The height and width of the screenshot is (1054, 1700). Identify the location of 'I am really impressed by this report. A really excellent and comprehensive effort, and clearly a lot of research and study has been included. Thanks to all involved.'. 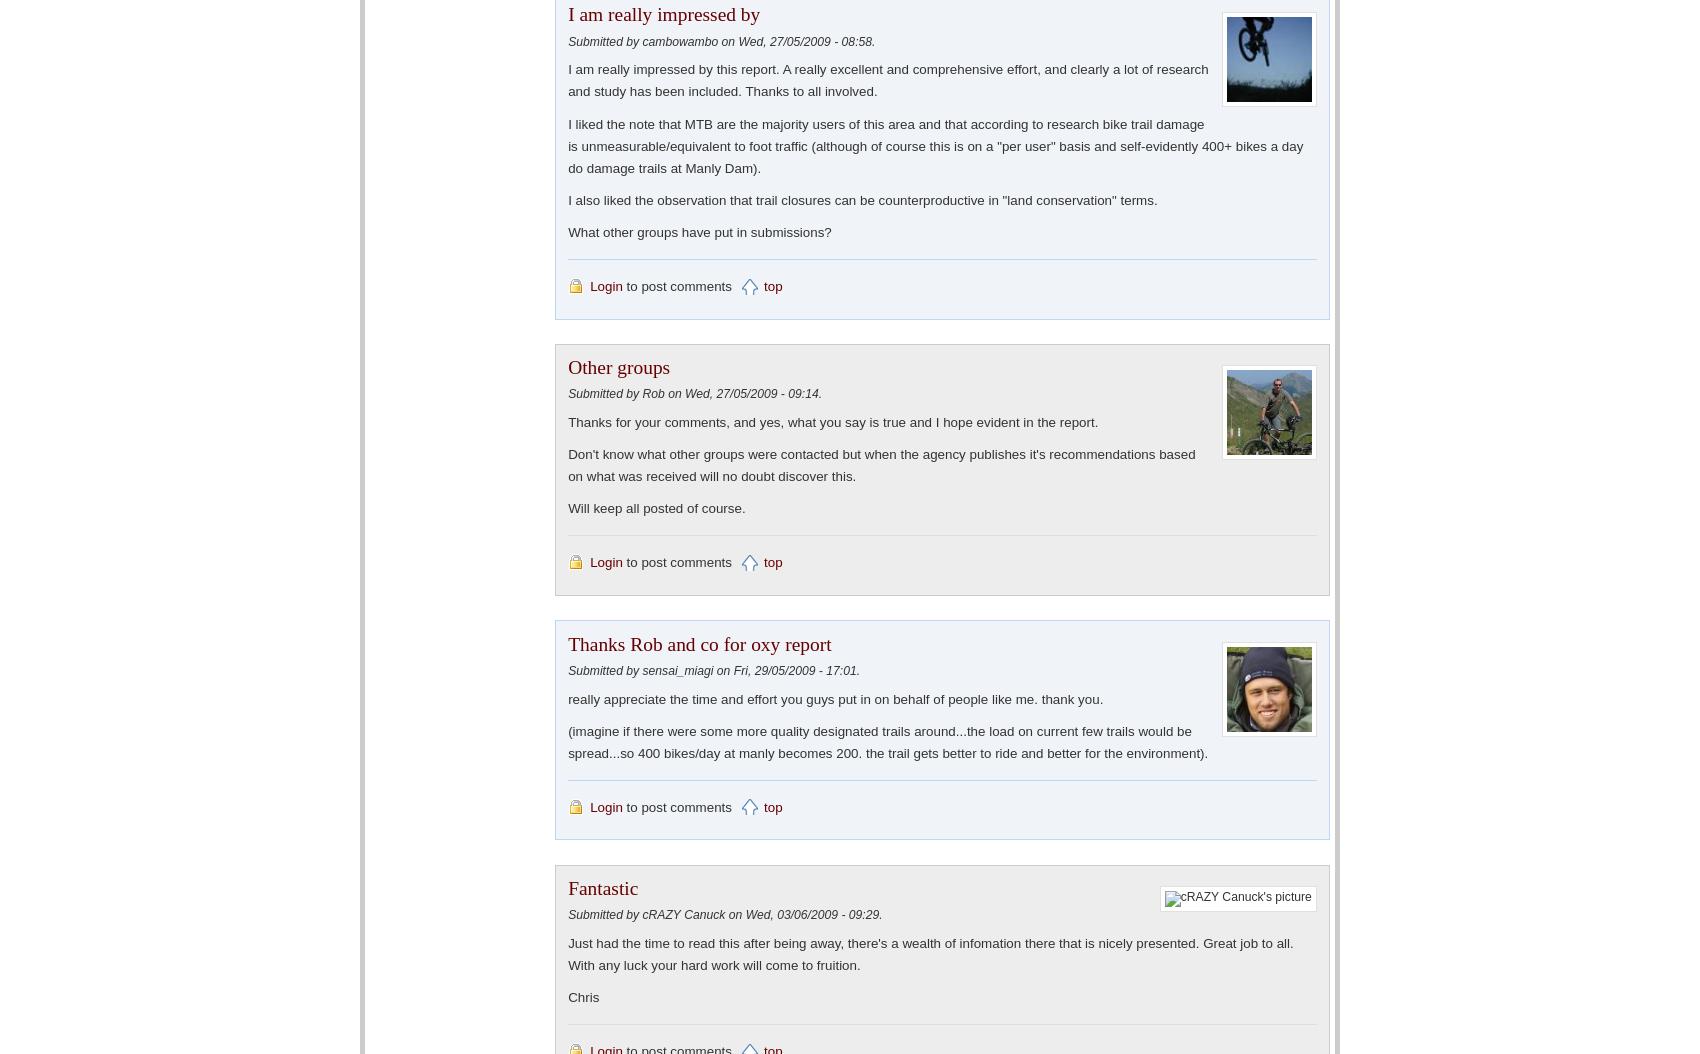
(888, 79).